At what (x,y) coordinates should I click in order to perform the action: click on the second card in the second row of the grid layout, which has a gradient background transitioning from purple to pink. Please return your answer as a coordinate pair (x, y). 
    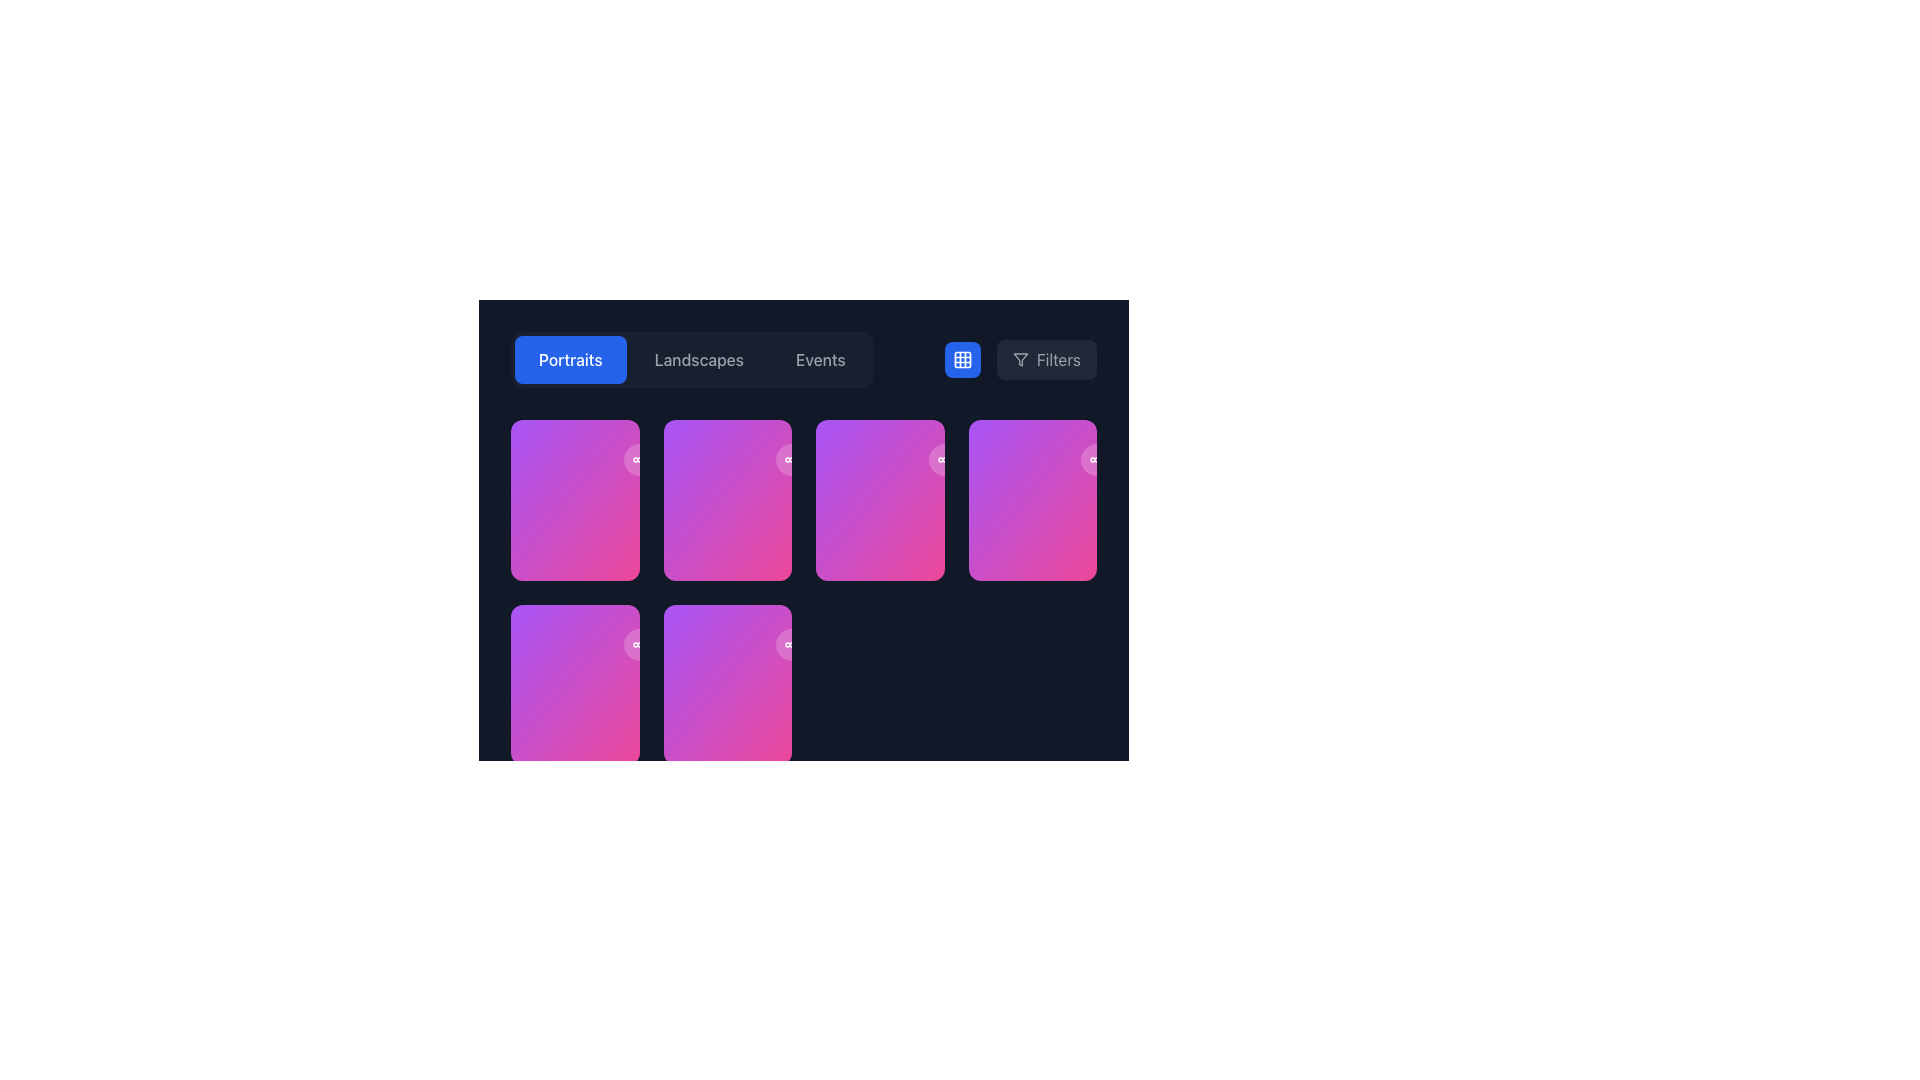
    Looking at the image, I should click on (726, 499).